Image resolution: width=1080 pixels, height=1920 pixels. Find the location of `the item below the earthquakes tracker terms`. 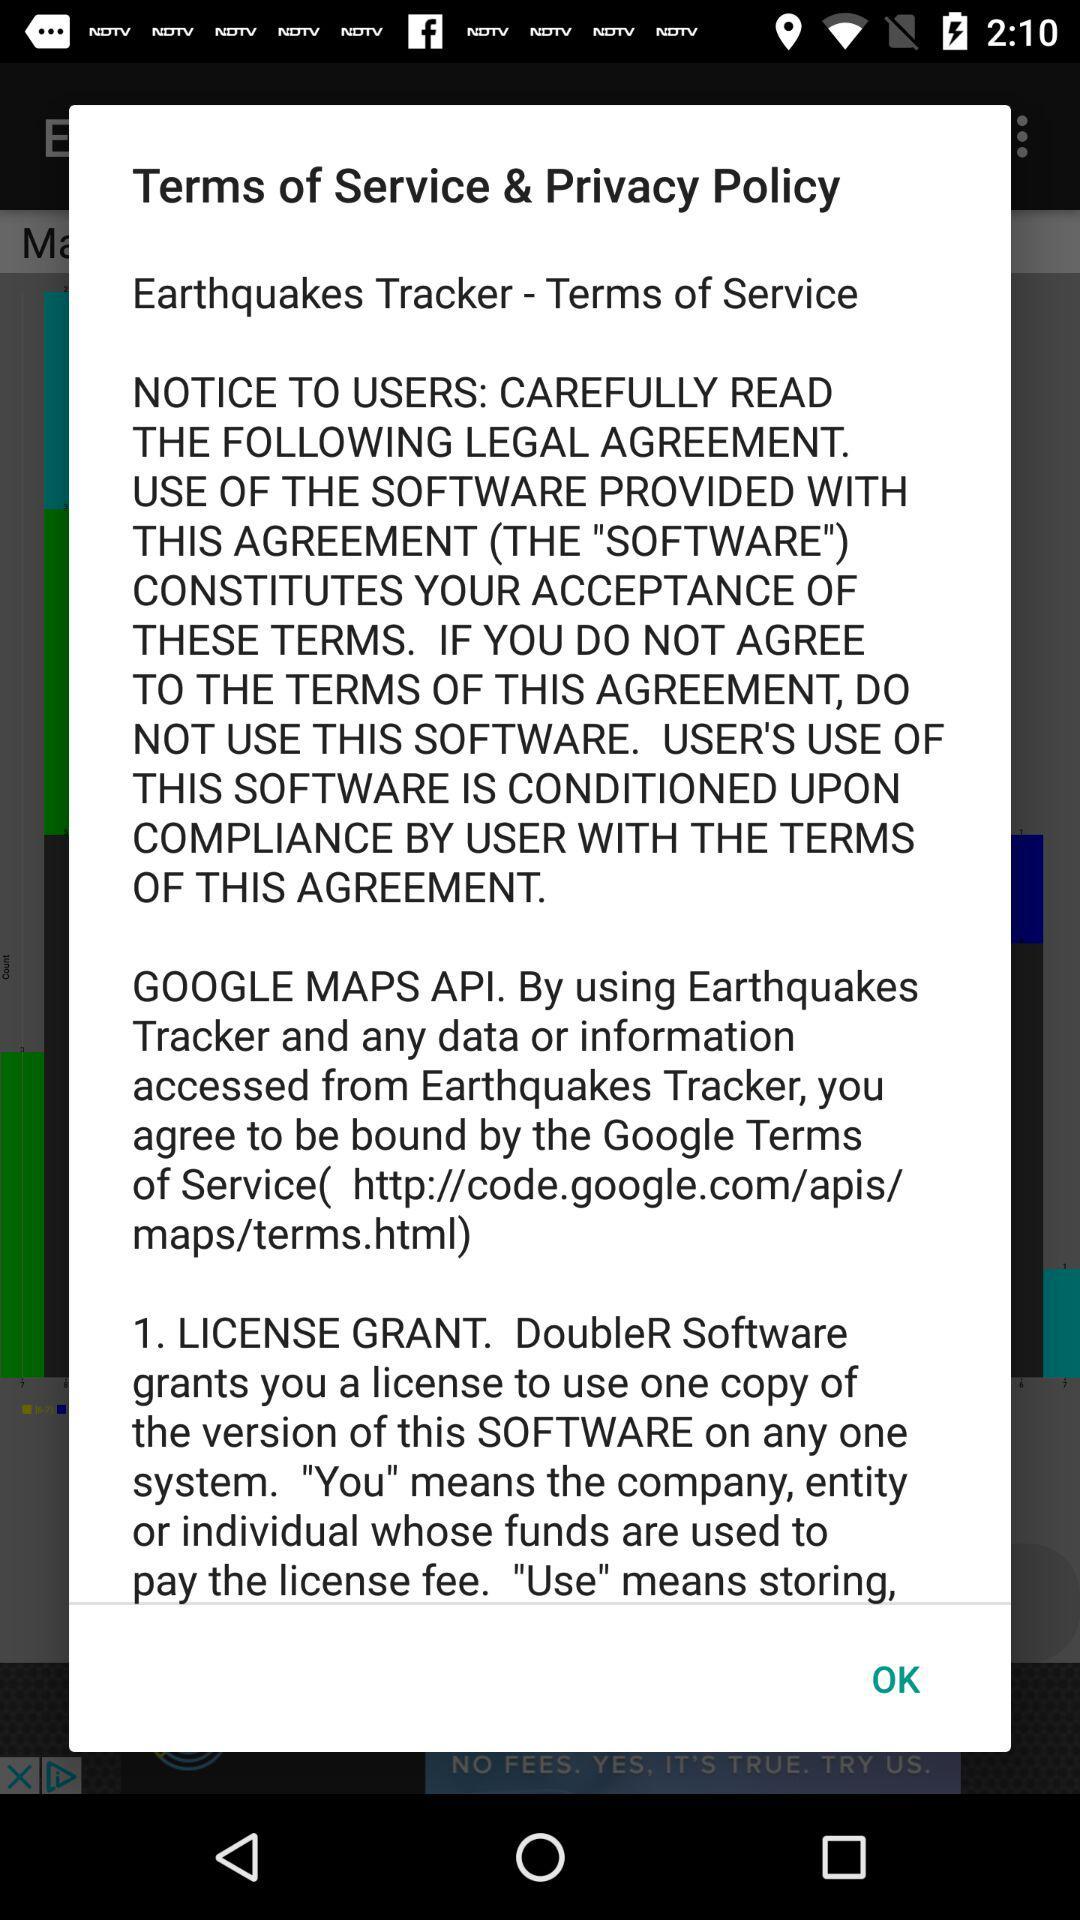

the item below the earthquakes tracker terms is located at coordinates (894, 1678).